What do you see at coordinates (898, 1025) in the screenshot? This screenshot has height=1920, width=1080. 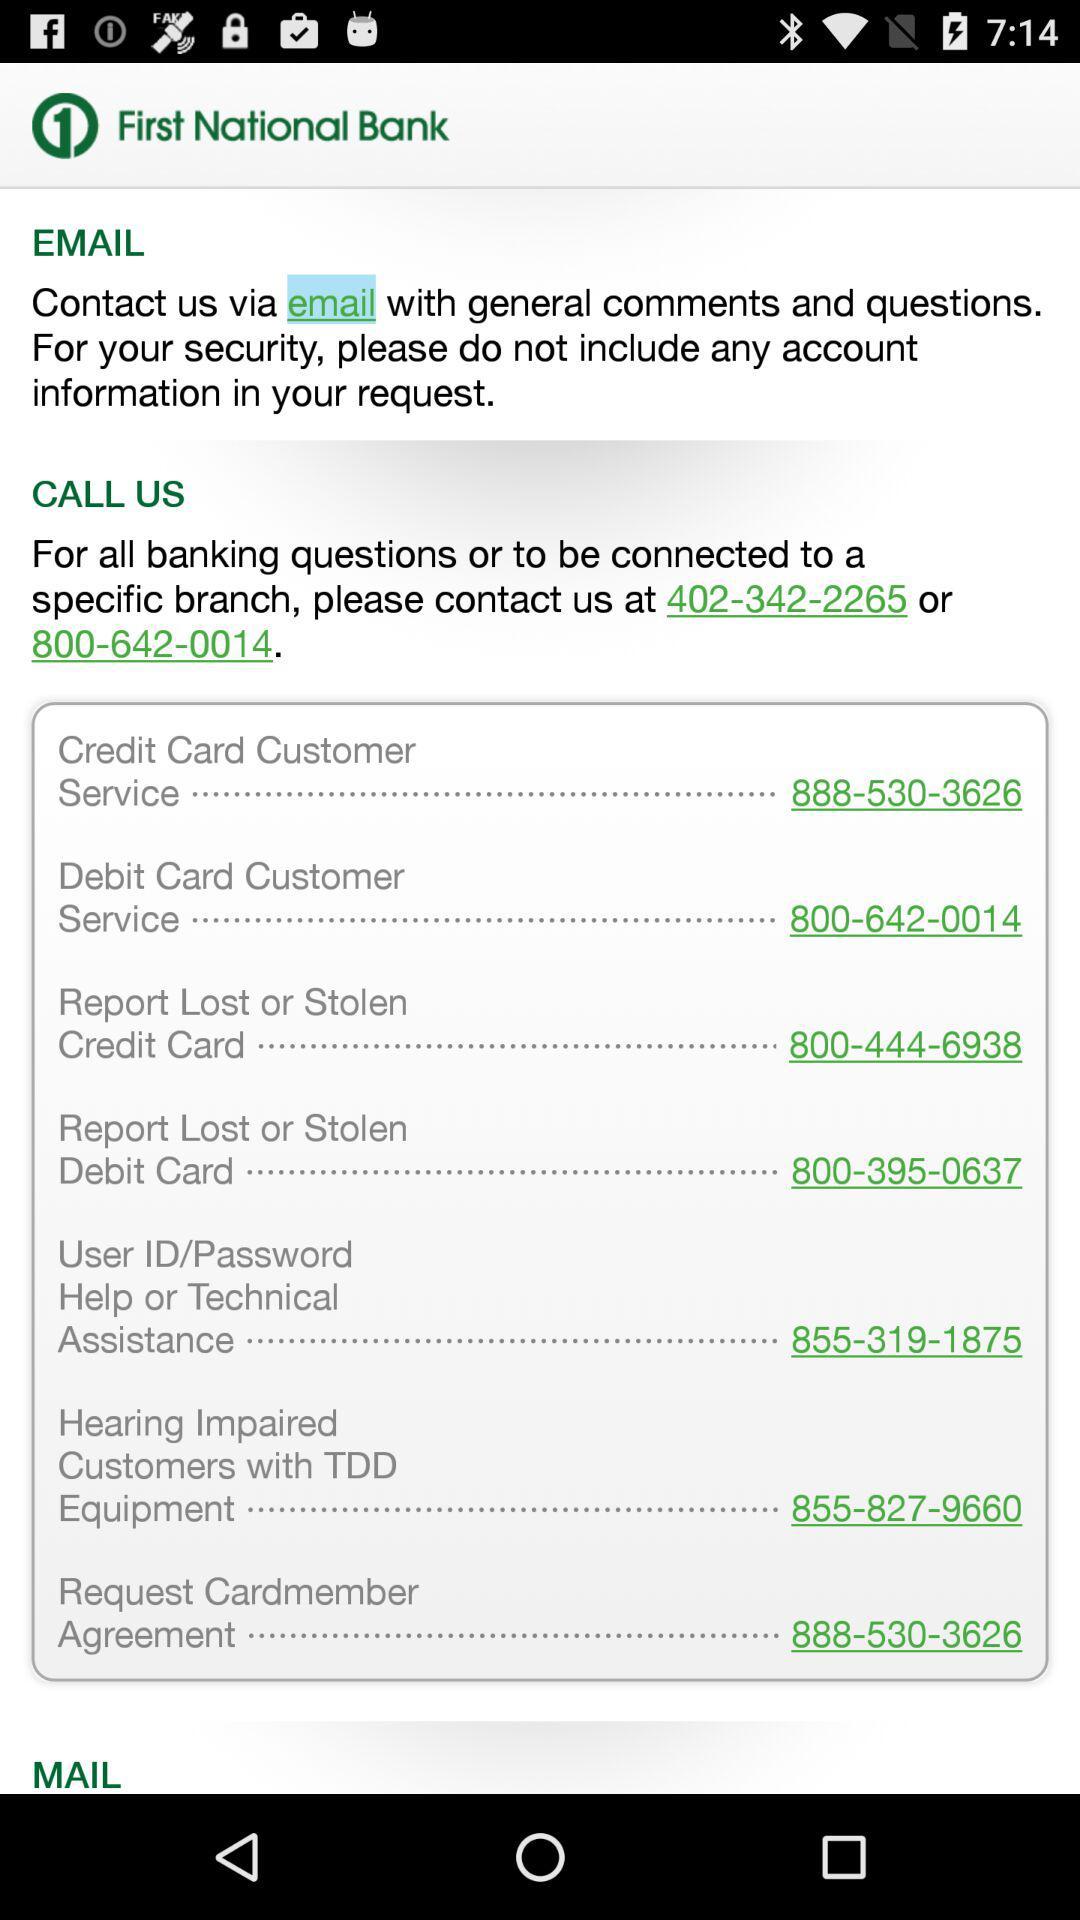 I see `icon below debit card customer icon` at bounding box center [898, 1025].